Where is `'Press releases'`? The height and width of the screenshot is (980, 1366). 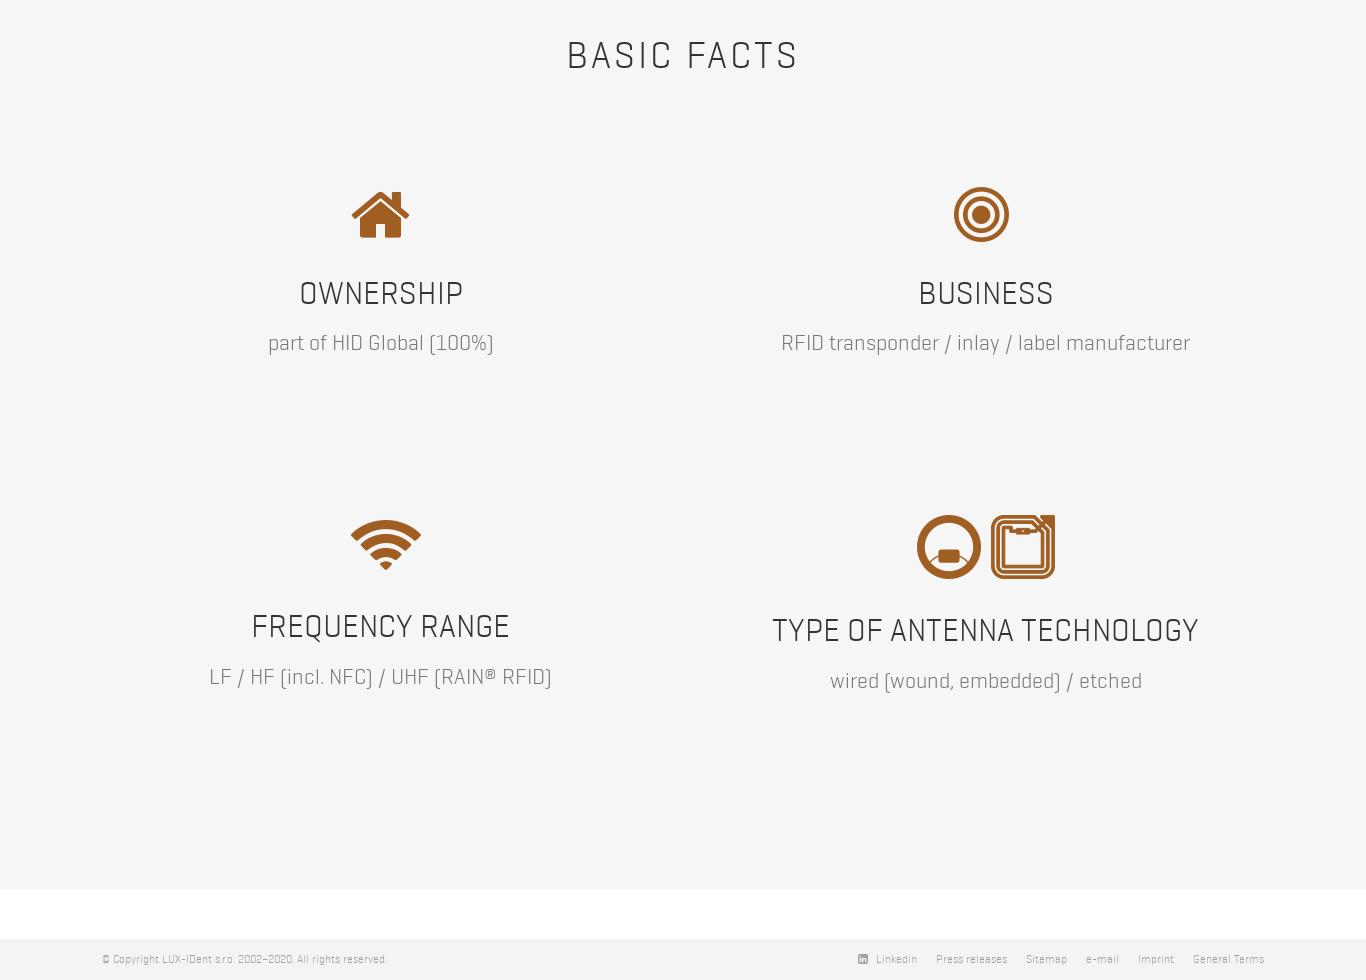
'Press releases' is located at coordinates (971, 959).